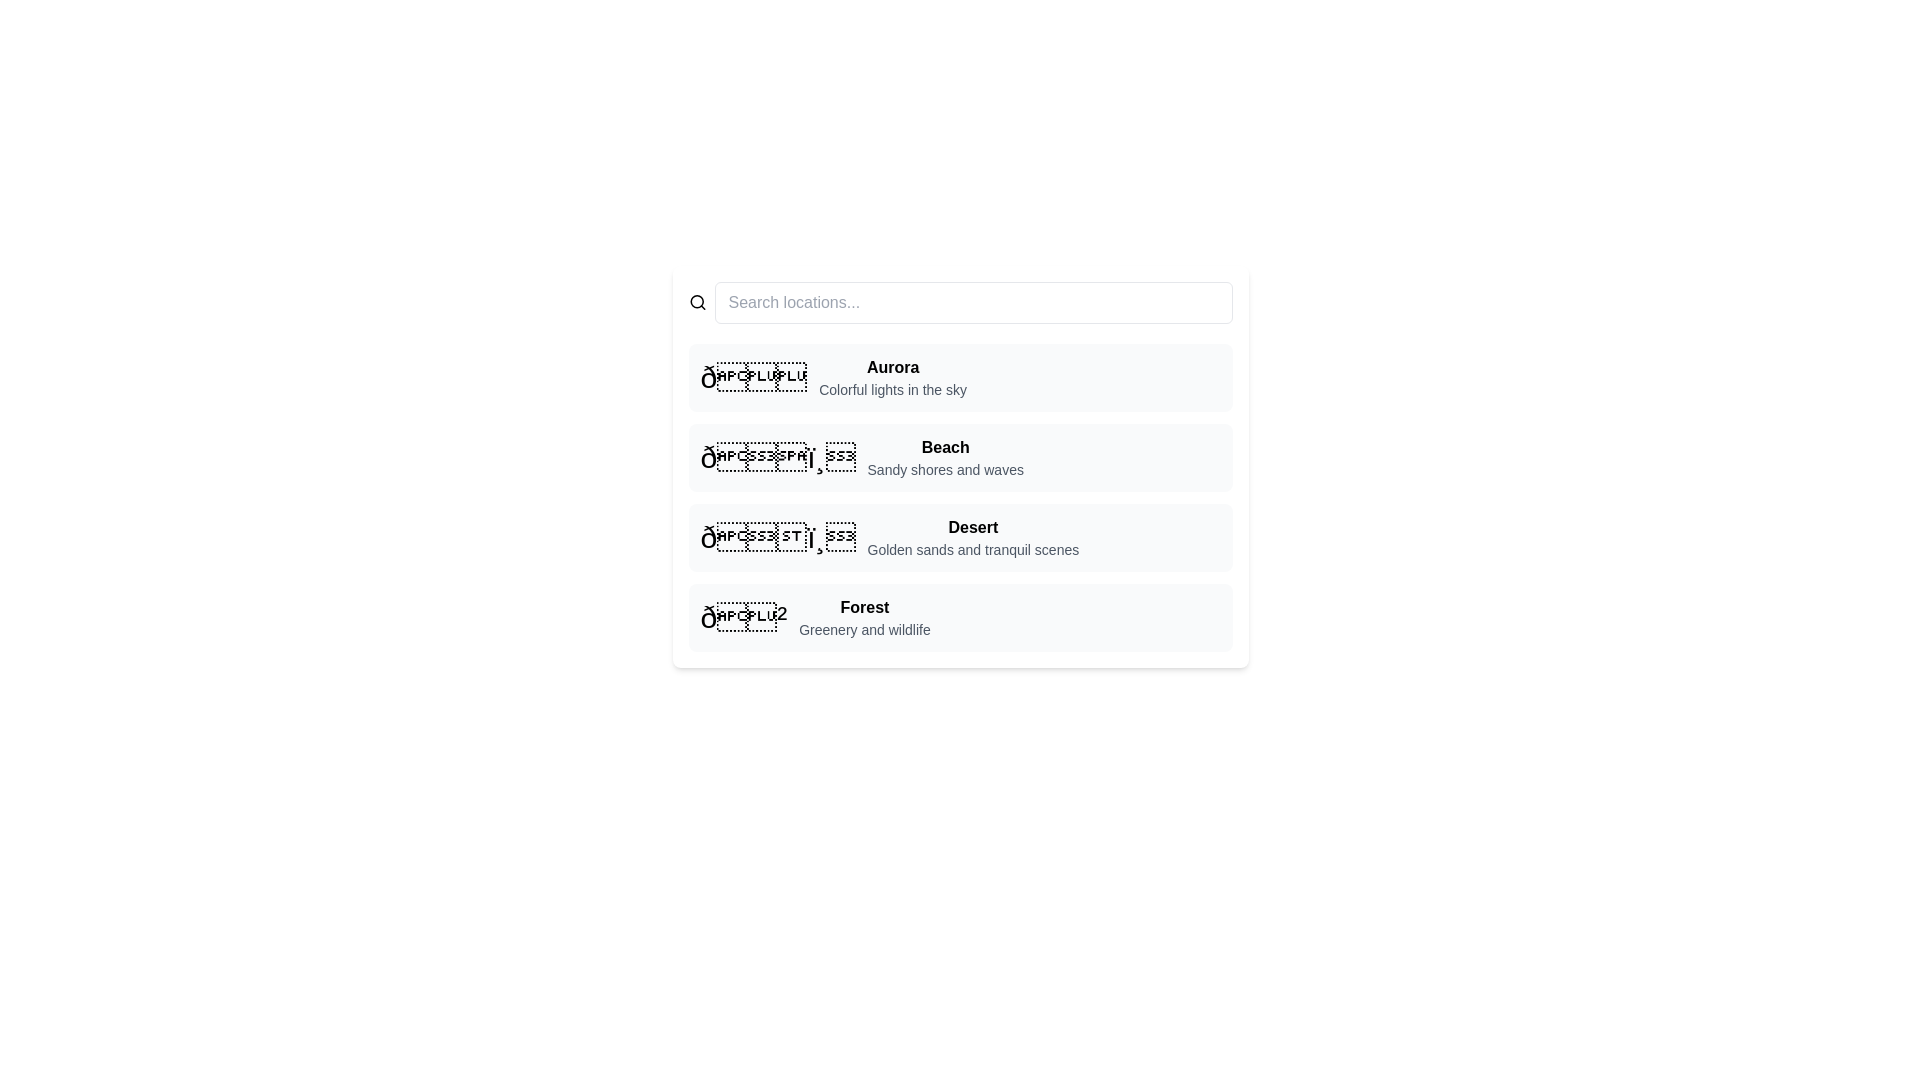 Image resolution: width=1920 pixels, height=1080 pixels. Describe the element at coordinates (960, 458) in the screenshot. I see `the List Item displaying the emoji of a beach, titled 'Beach' with the description 'Sandy shores and waves' for more details` at that location.